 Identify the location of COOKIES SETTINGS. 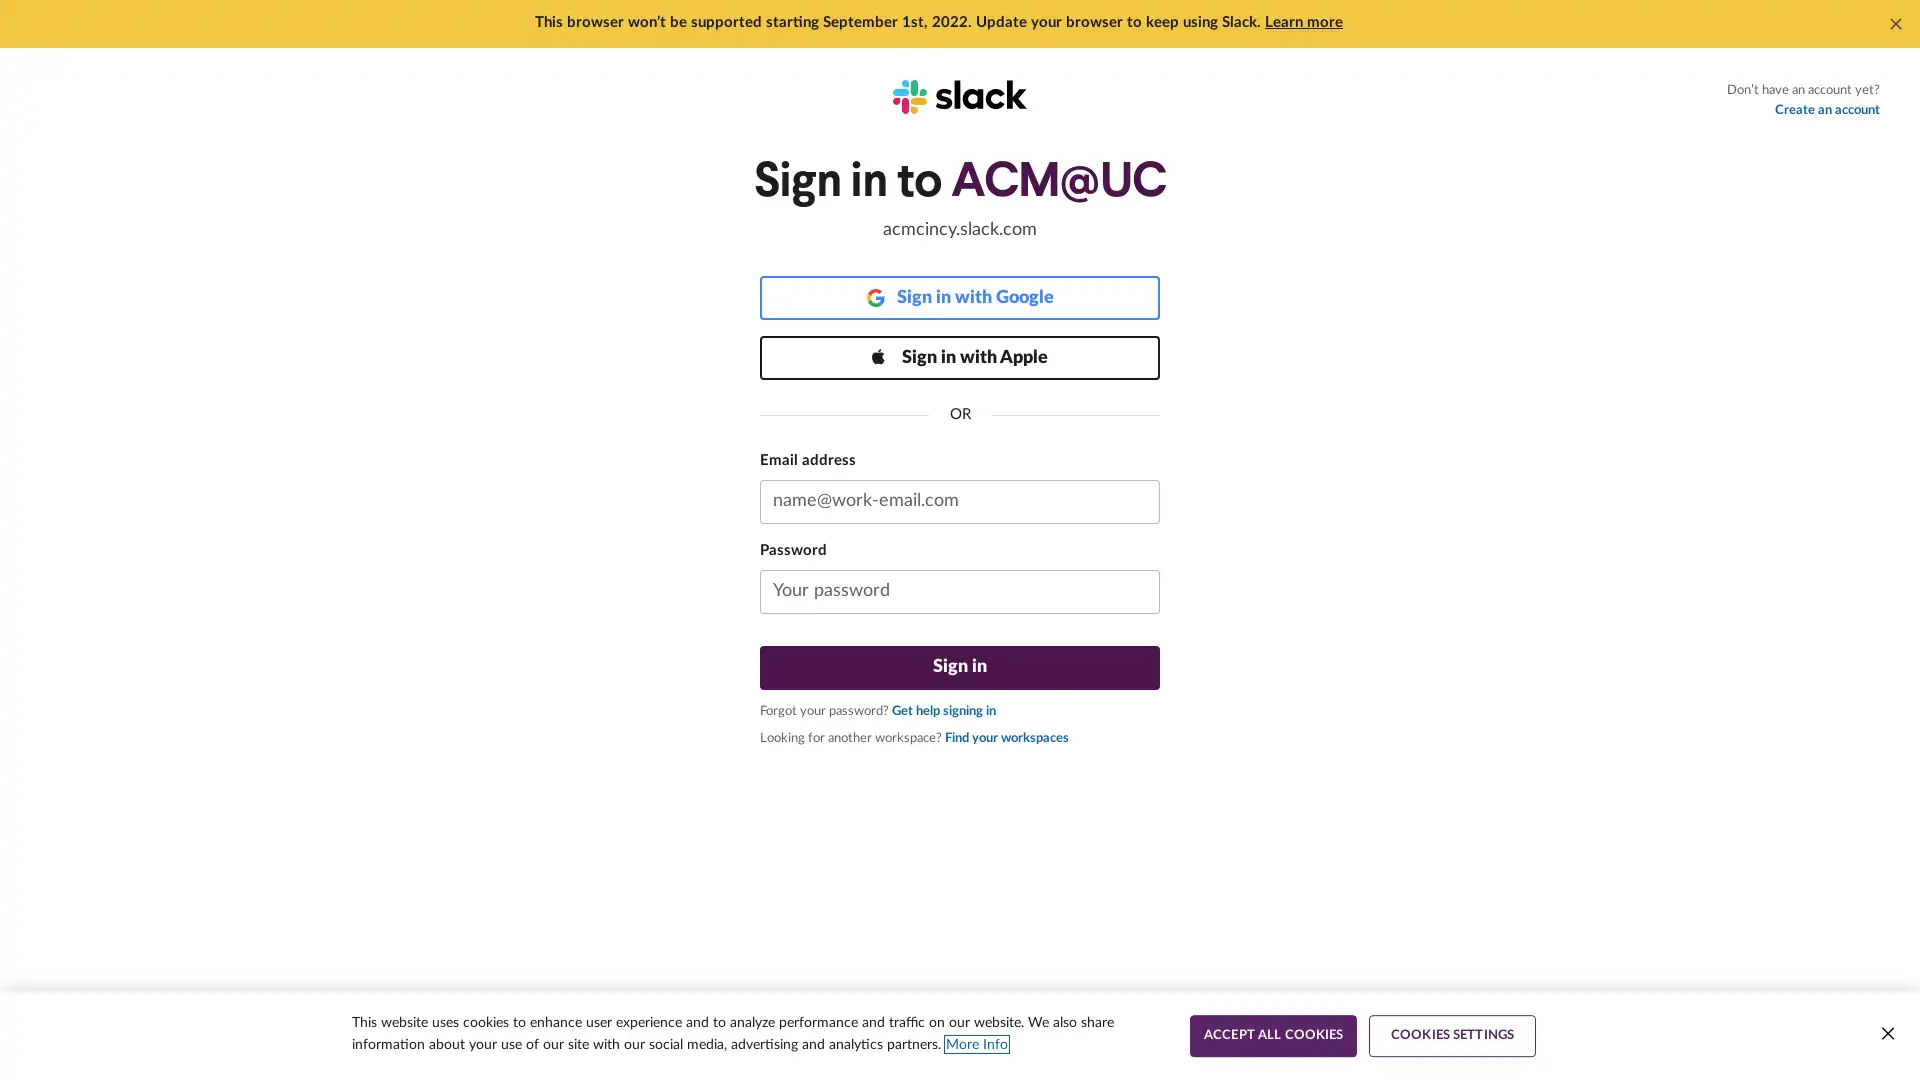
(1452, 1035).